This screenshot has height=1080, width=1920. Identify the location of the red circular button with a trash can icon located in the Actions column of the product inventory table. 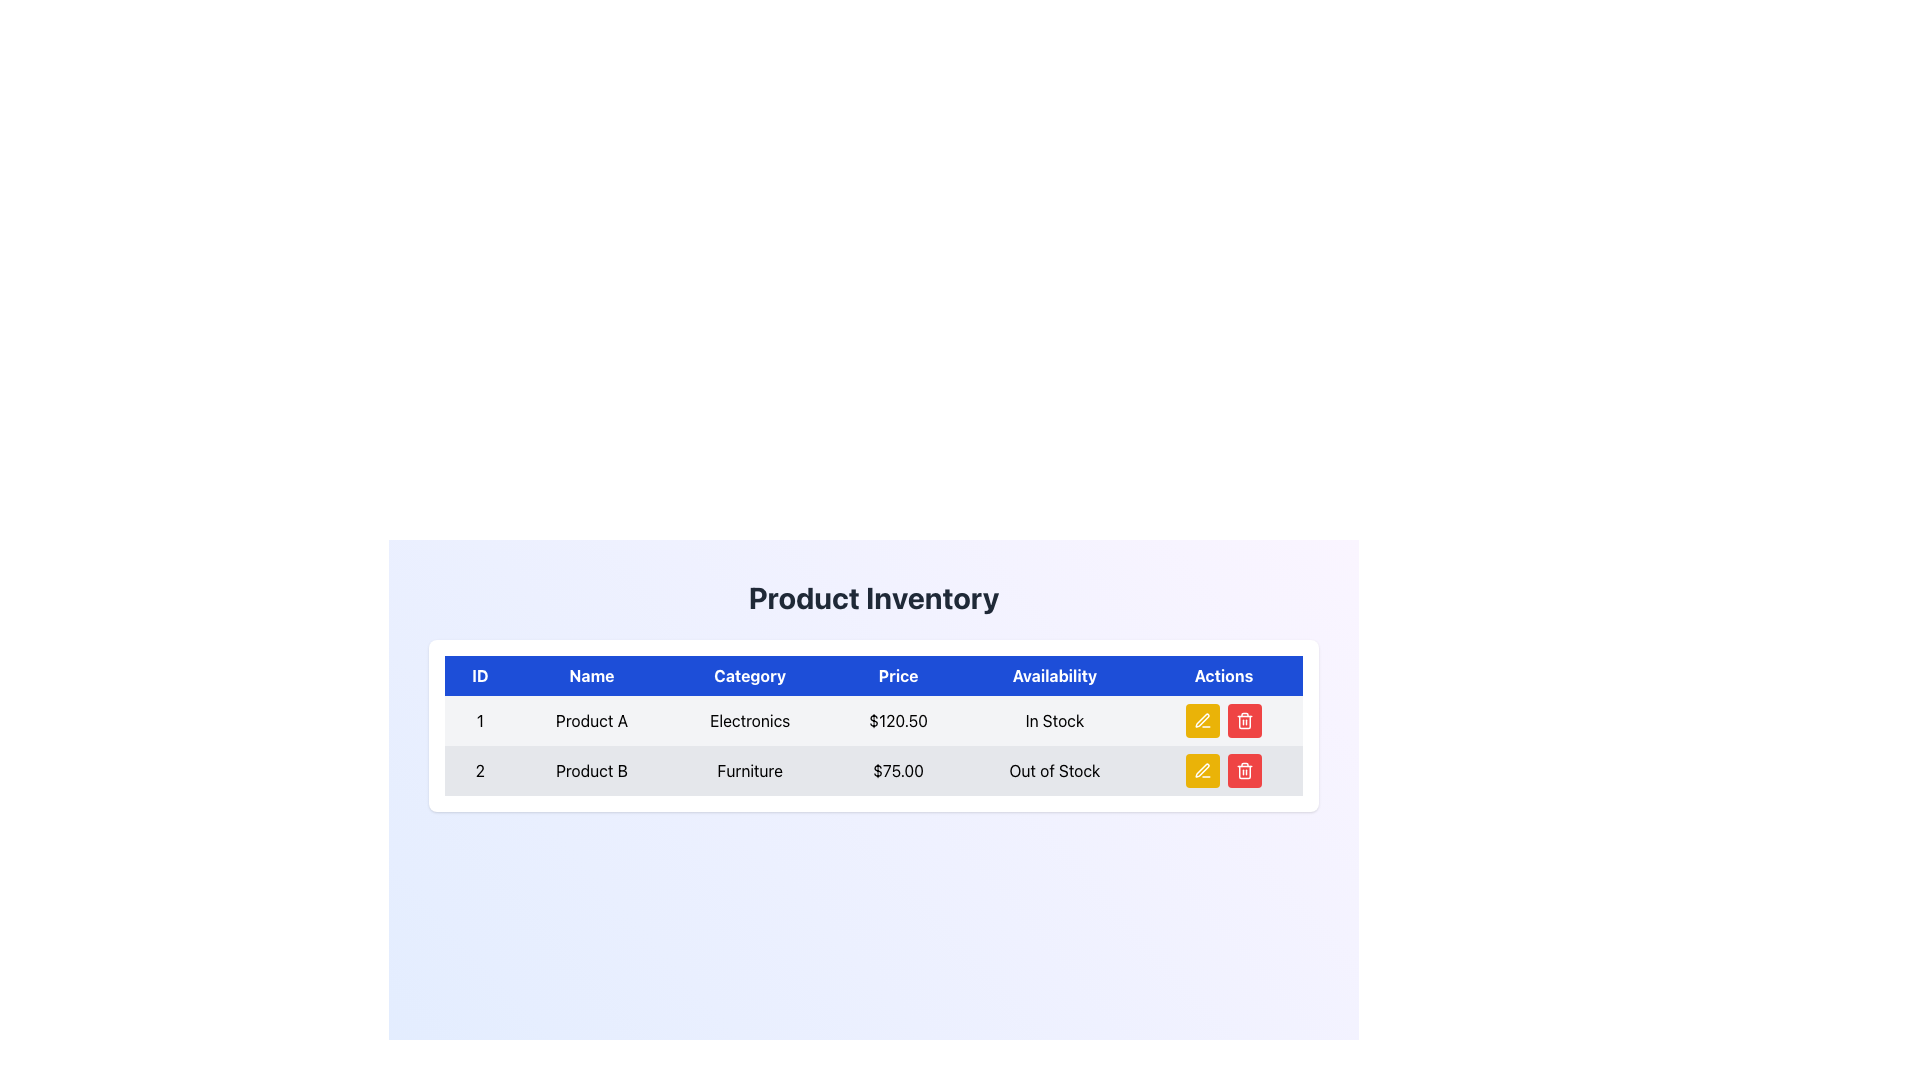
(1243, 770).